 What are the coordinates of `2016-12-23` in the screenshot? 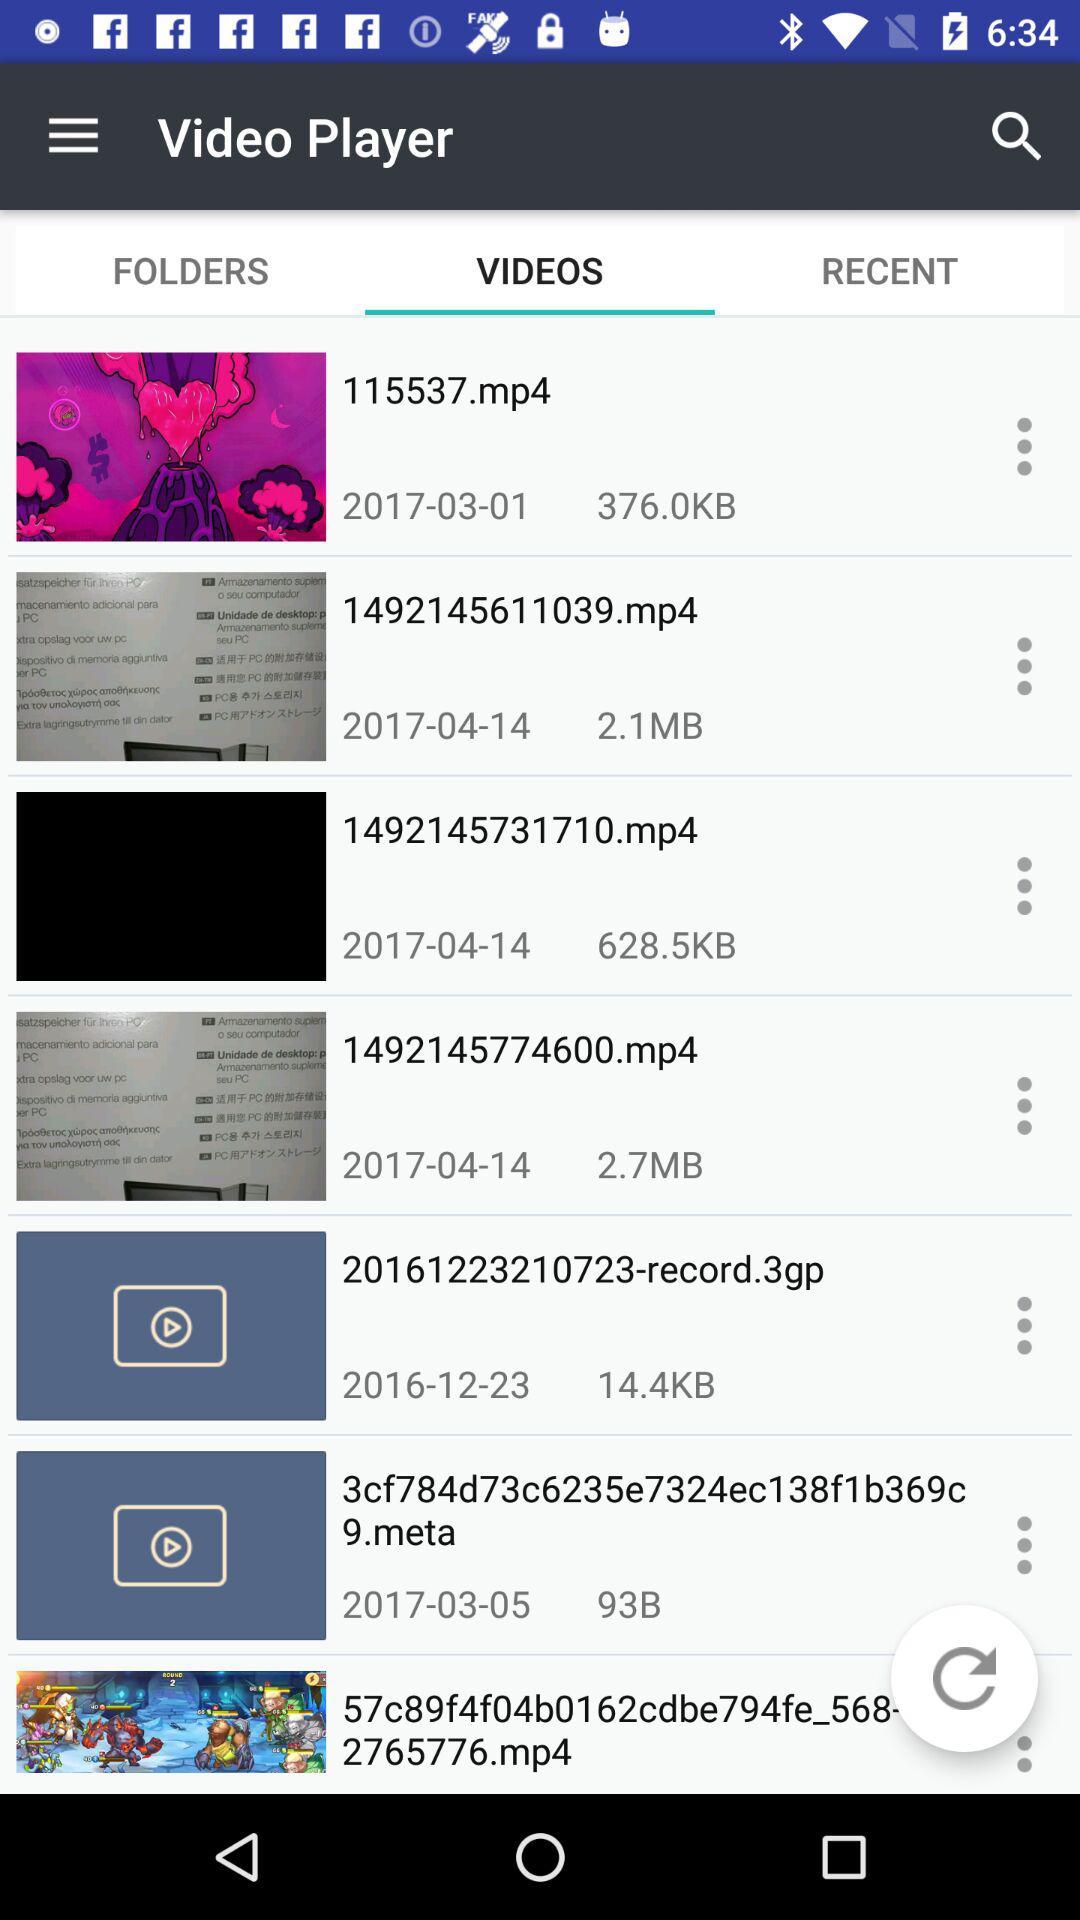 It's located at (435, 1382).